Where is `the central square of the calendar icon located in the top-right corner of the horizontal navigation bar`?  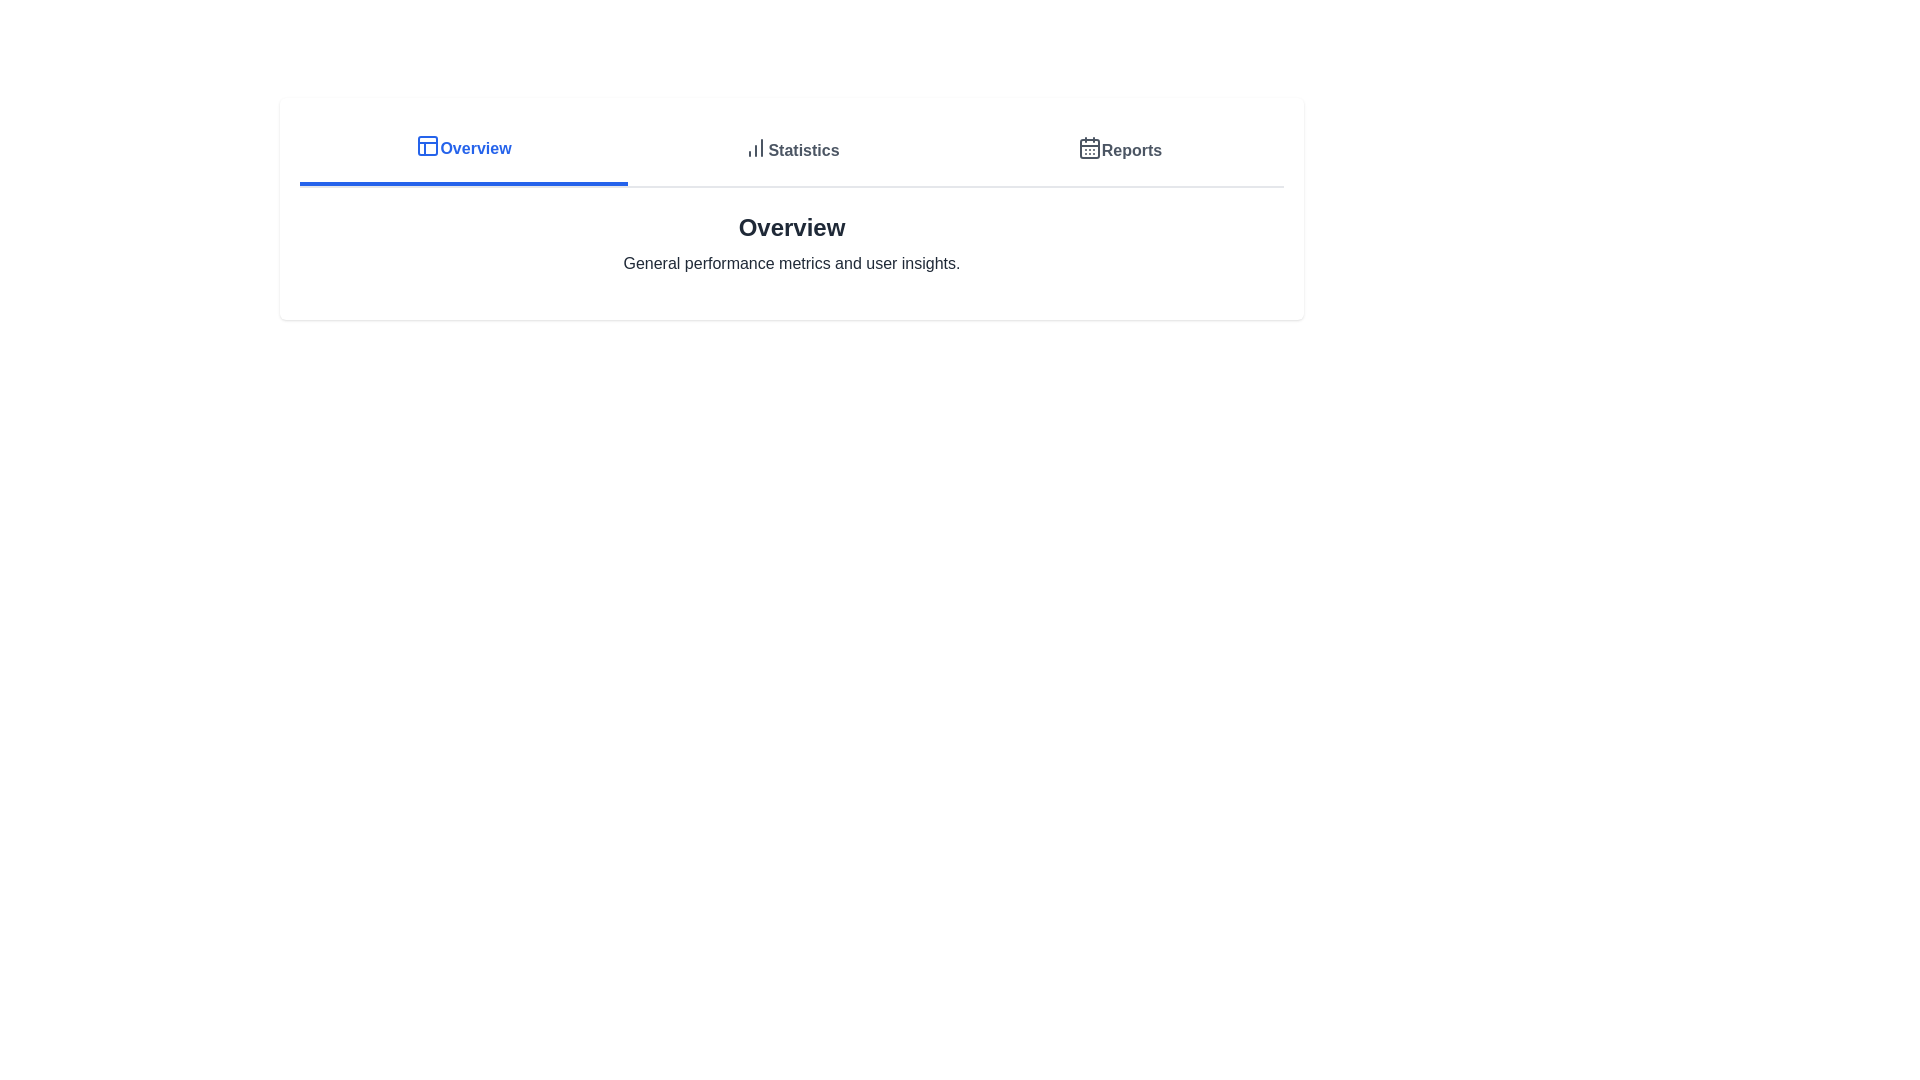 the central square of the calendar icon located in the top-right corner of the horizontal navigation bar is located at coordinates (1088, 148).